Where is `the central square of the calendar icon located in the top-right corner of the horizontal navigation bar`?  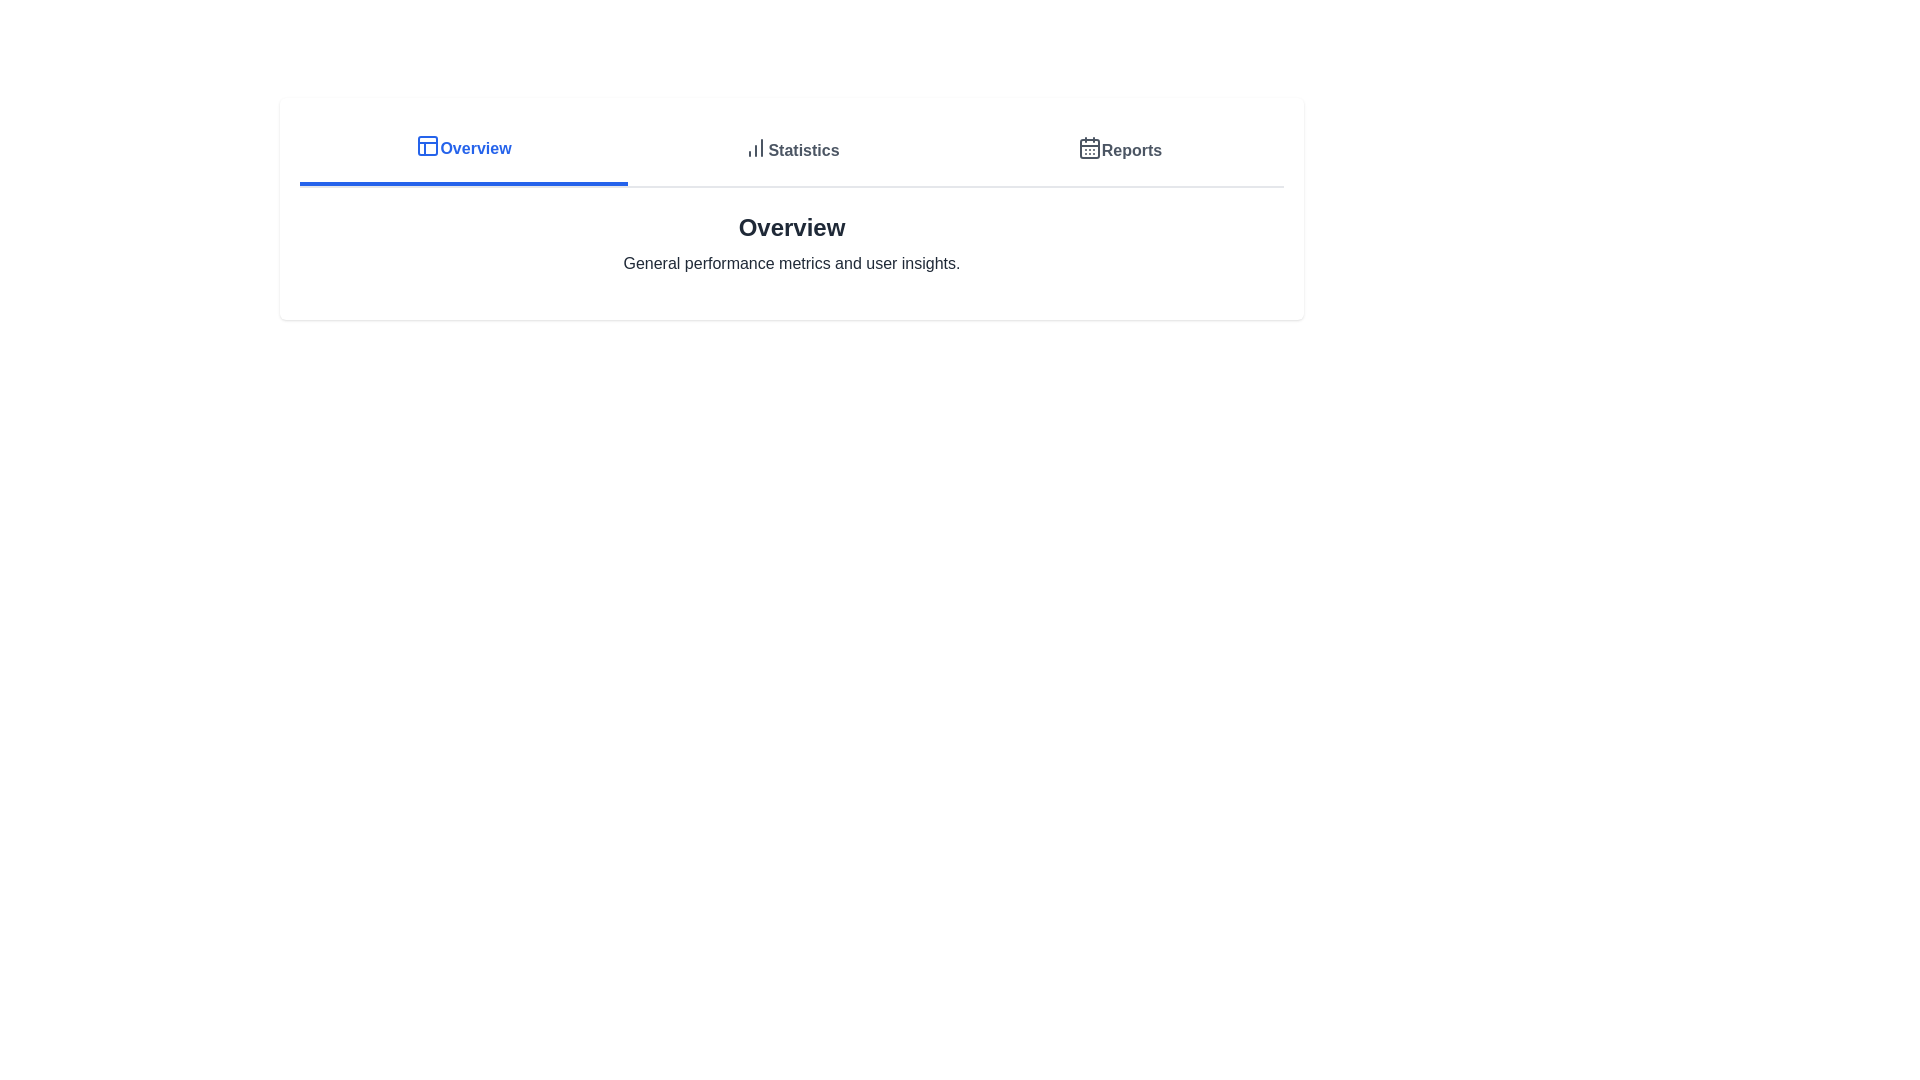 the central square of the calendar icon located in the top-right corner of the horizontal navigation bar is located at coordinates (1088, 148).